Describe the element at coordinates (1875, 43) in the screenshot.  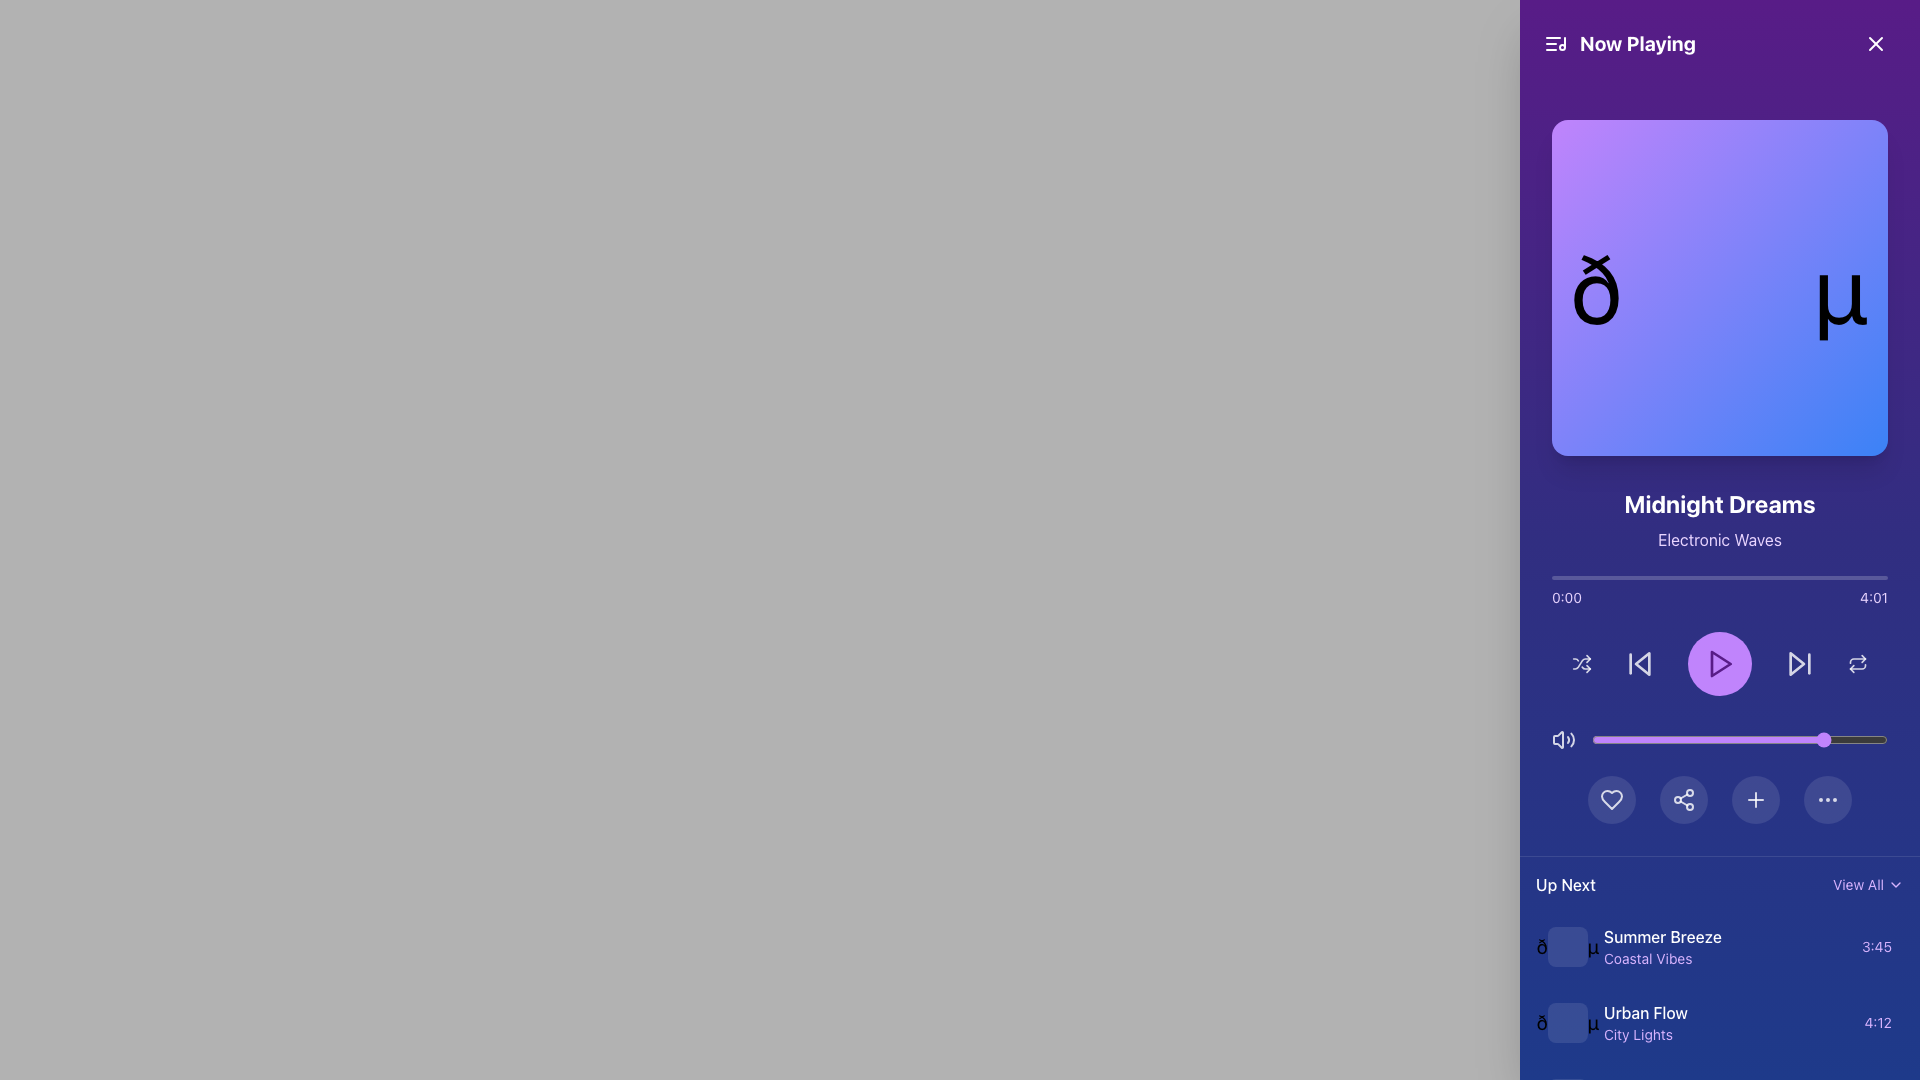
I see `the line segment forming part of the 'X' icon in the top-right corner of the interface, which serves as the close button for the panel` at that location.